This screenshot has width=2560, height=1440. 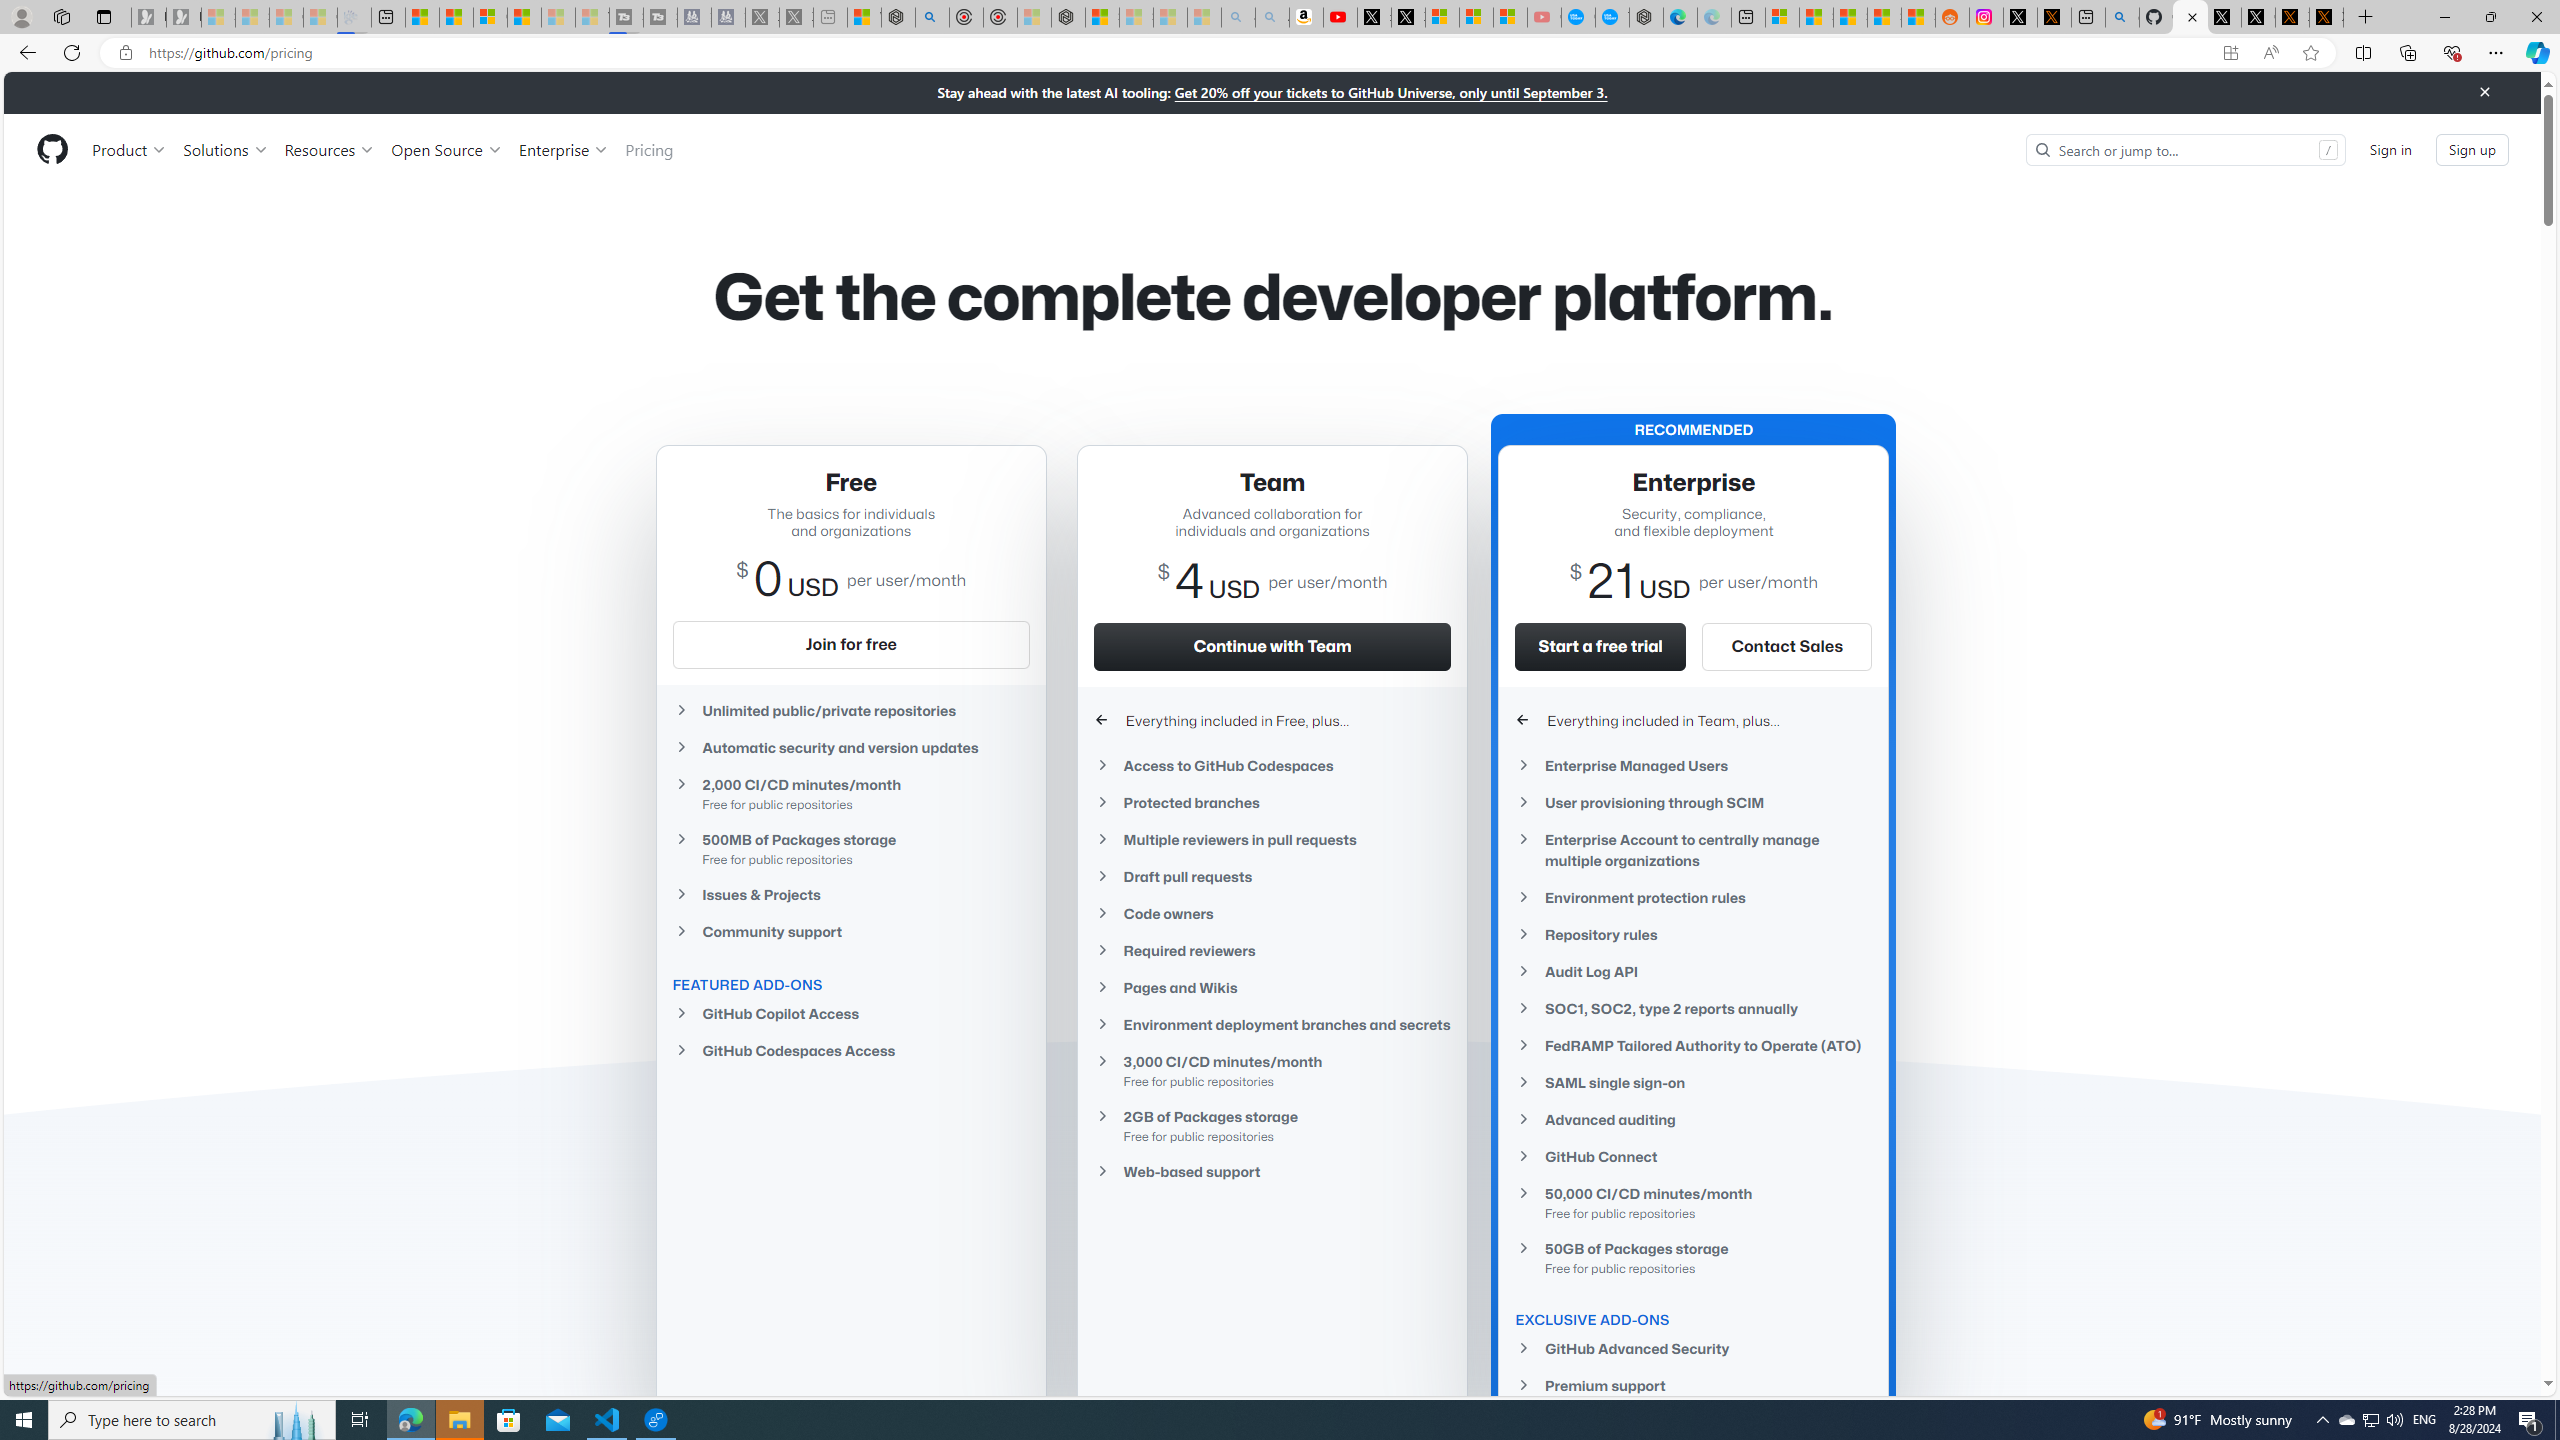 I want to click on 'SOC1, SOC2, type 2 reports annually', so click(x=1693, y=1008).